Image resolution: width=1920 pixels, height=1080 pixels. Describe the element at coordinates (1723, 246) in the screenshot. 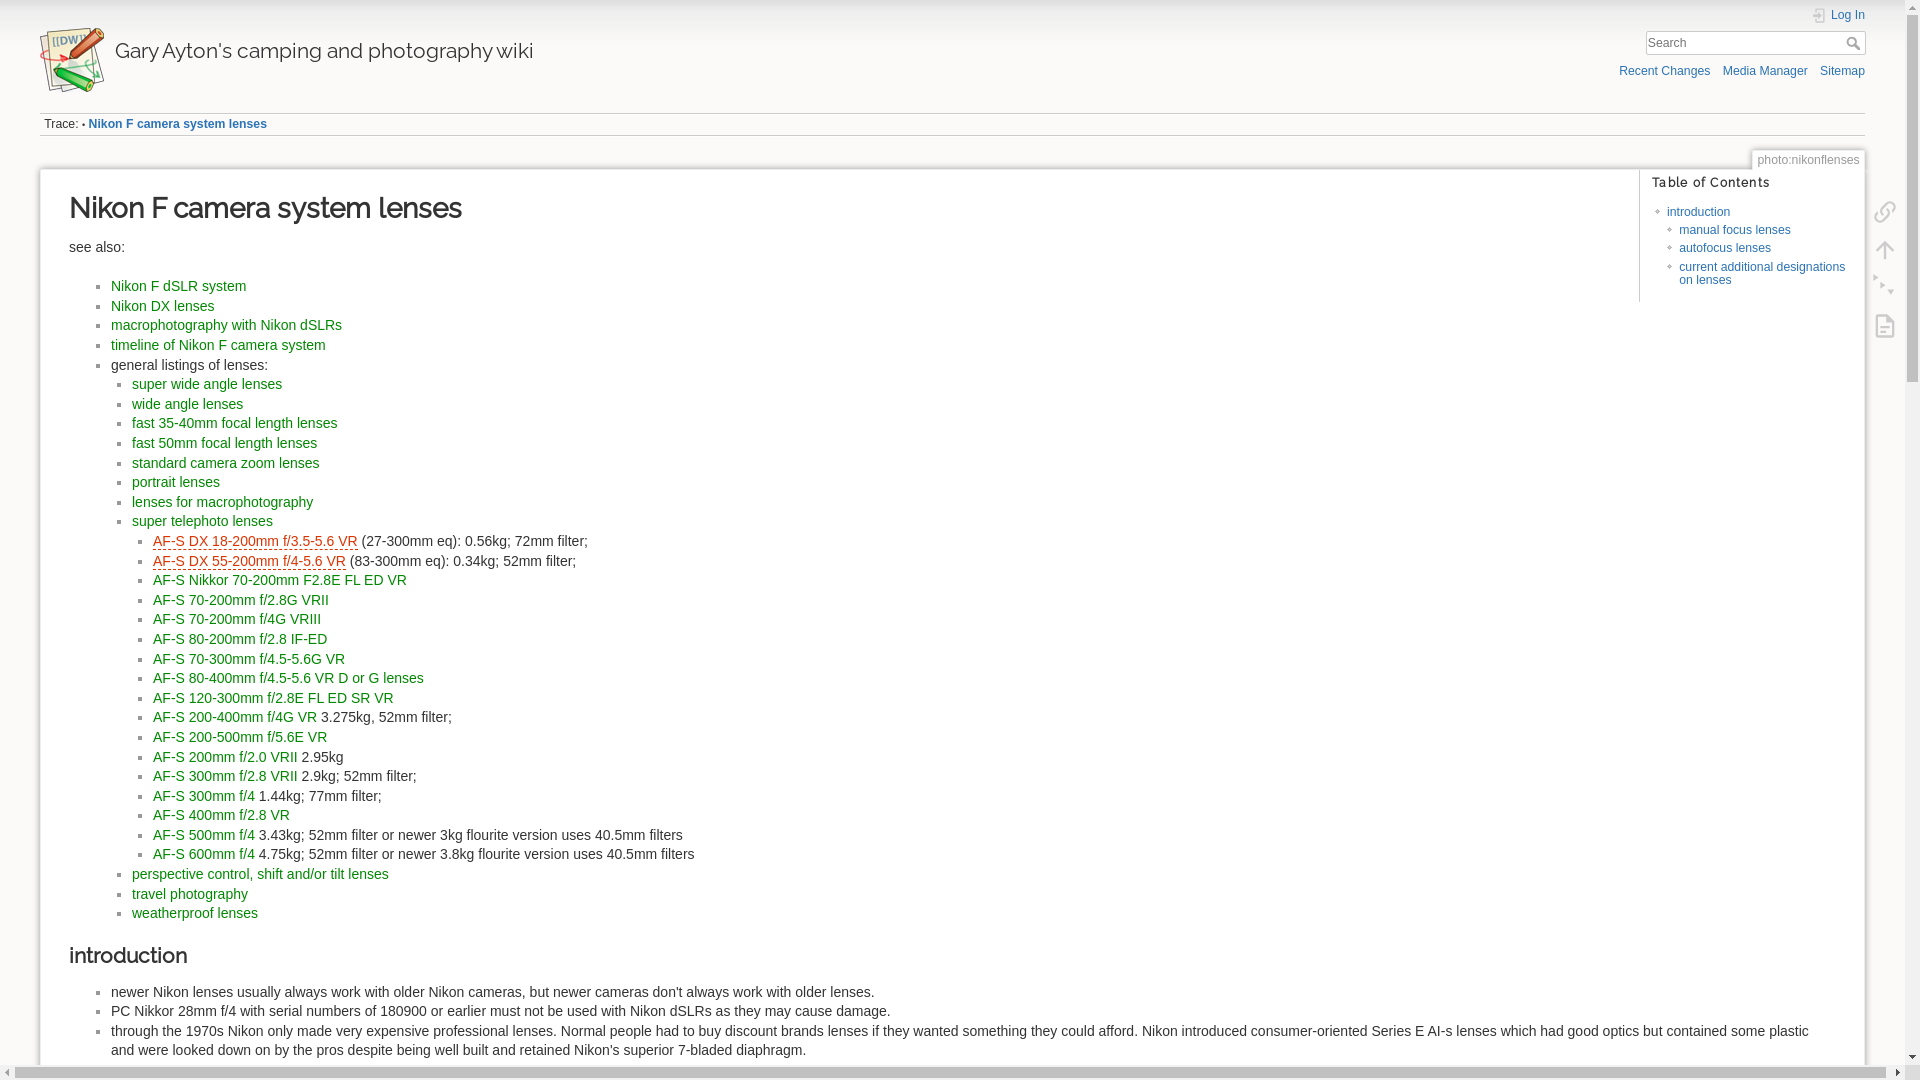

I see `'autofocus lenses'` at that location.